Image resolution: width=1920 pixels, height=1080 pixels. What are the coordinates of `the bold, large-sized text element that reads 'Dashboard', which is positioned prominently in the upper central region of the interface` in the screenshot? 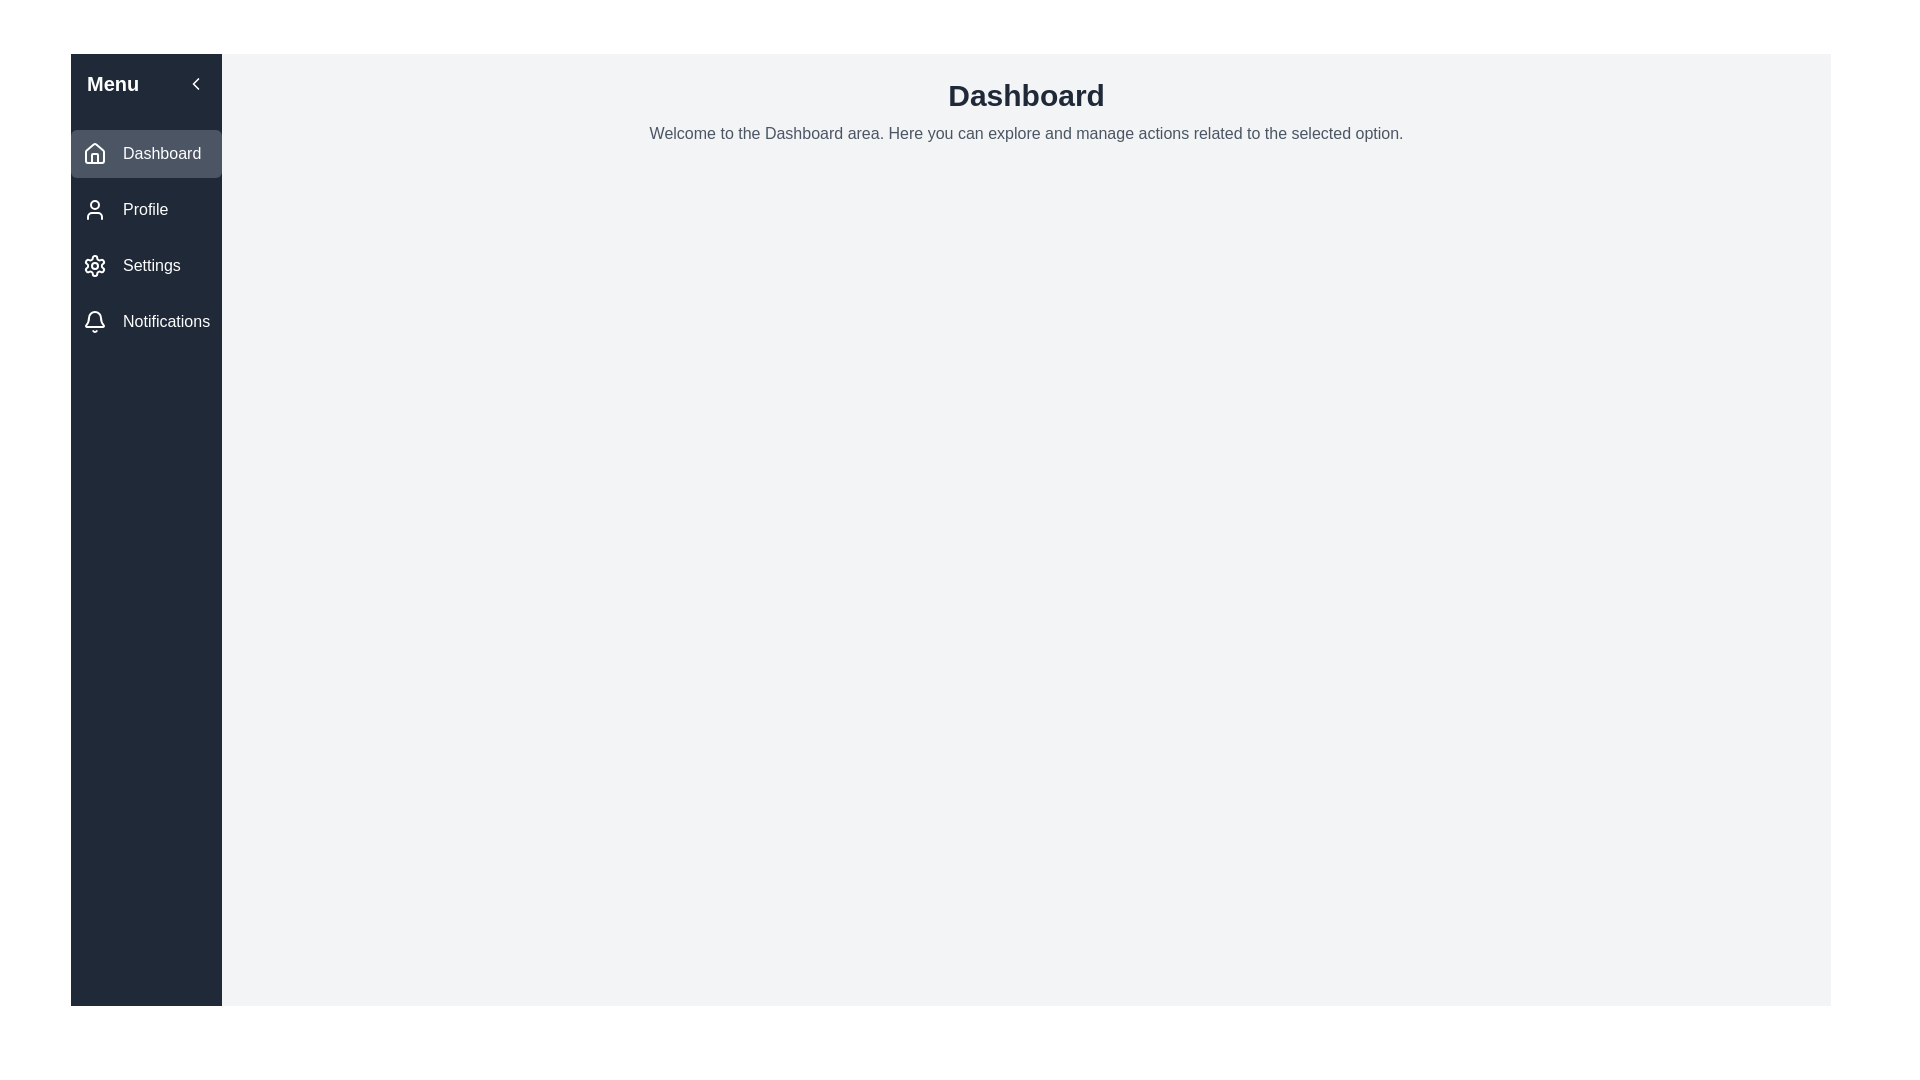 It's located at (1026, 96).